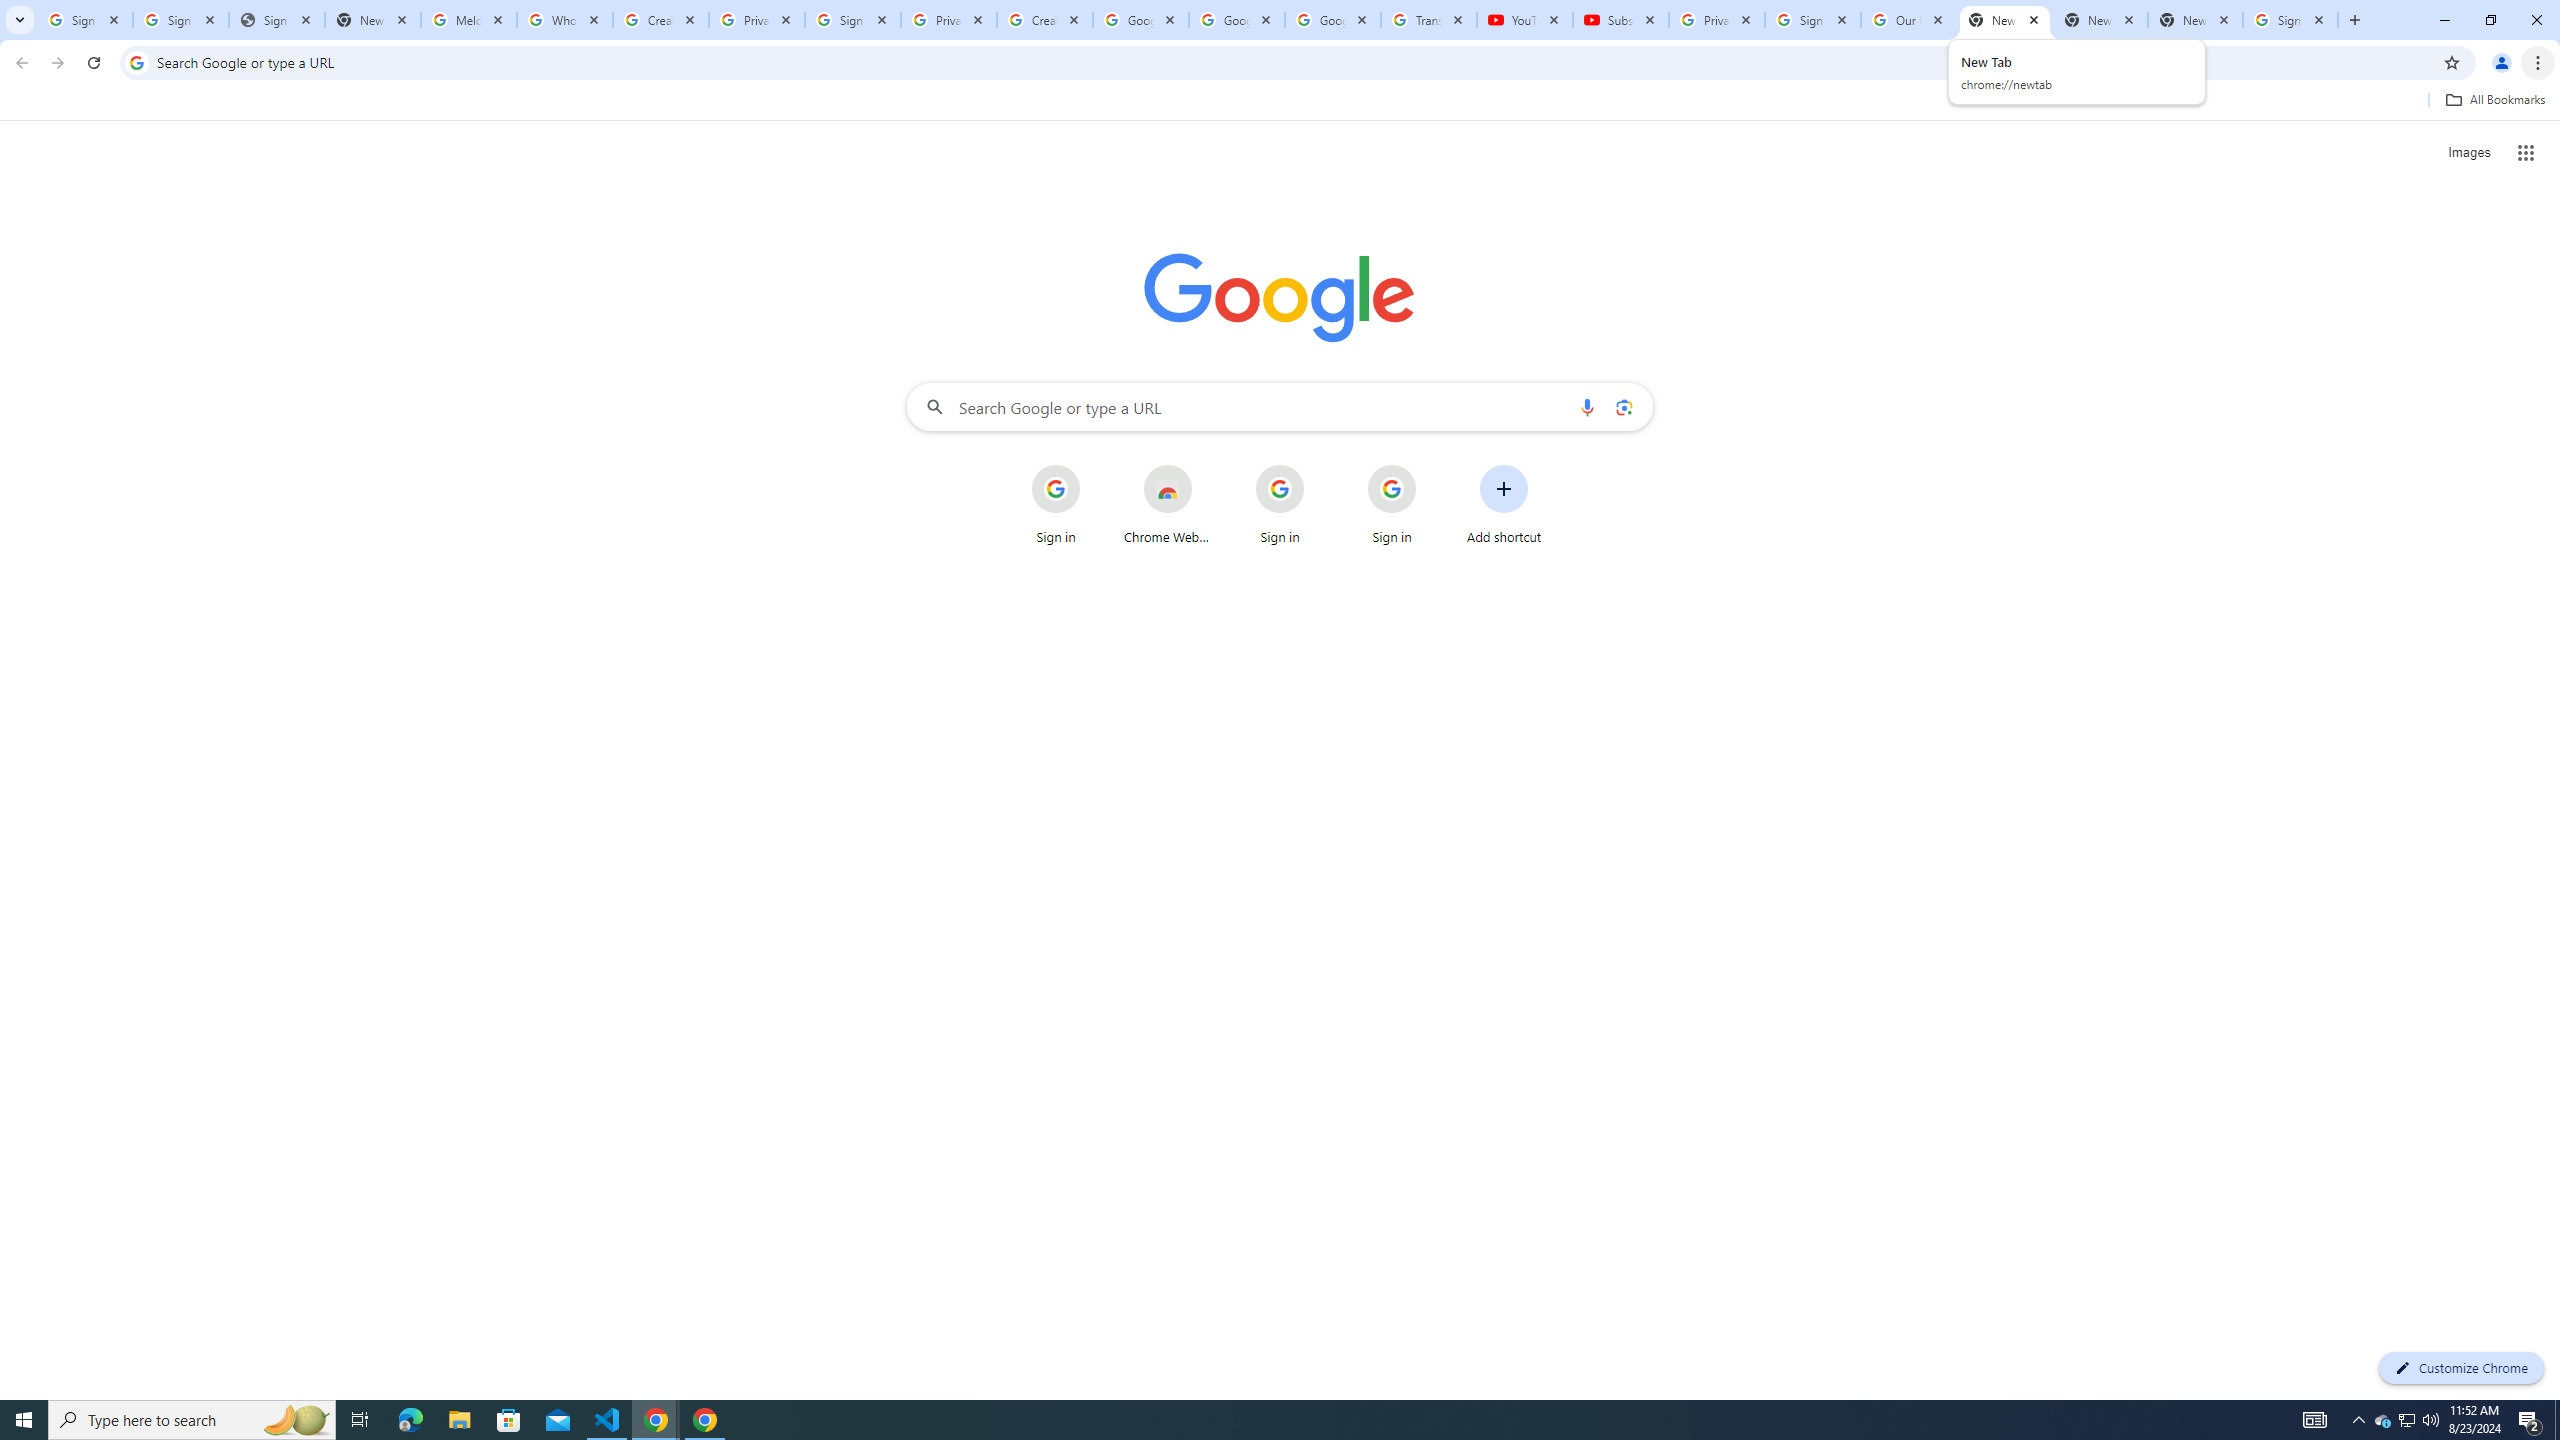 The image size is (2560, 1440). I want to click on 'Sign In - USA TODAY', so click(276, 19).